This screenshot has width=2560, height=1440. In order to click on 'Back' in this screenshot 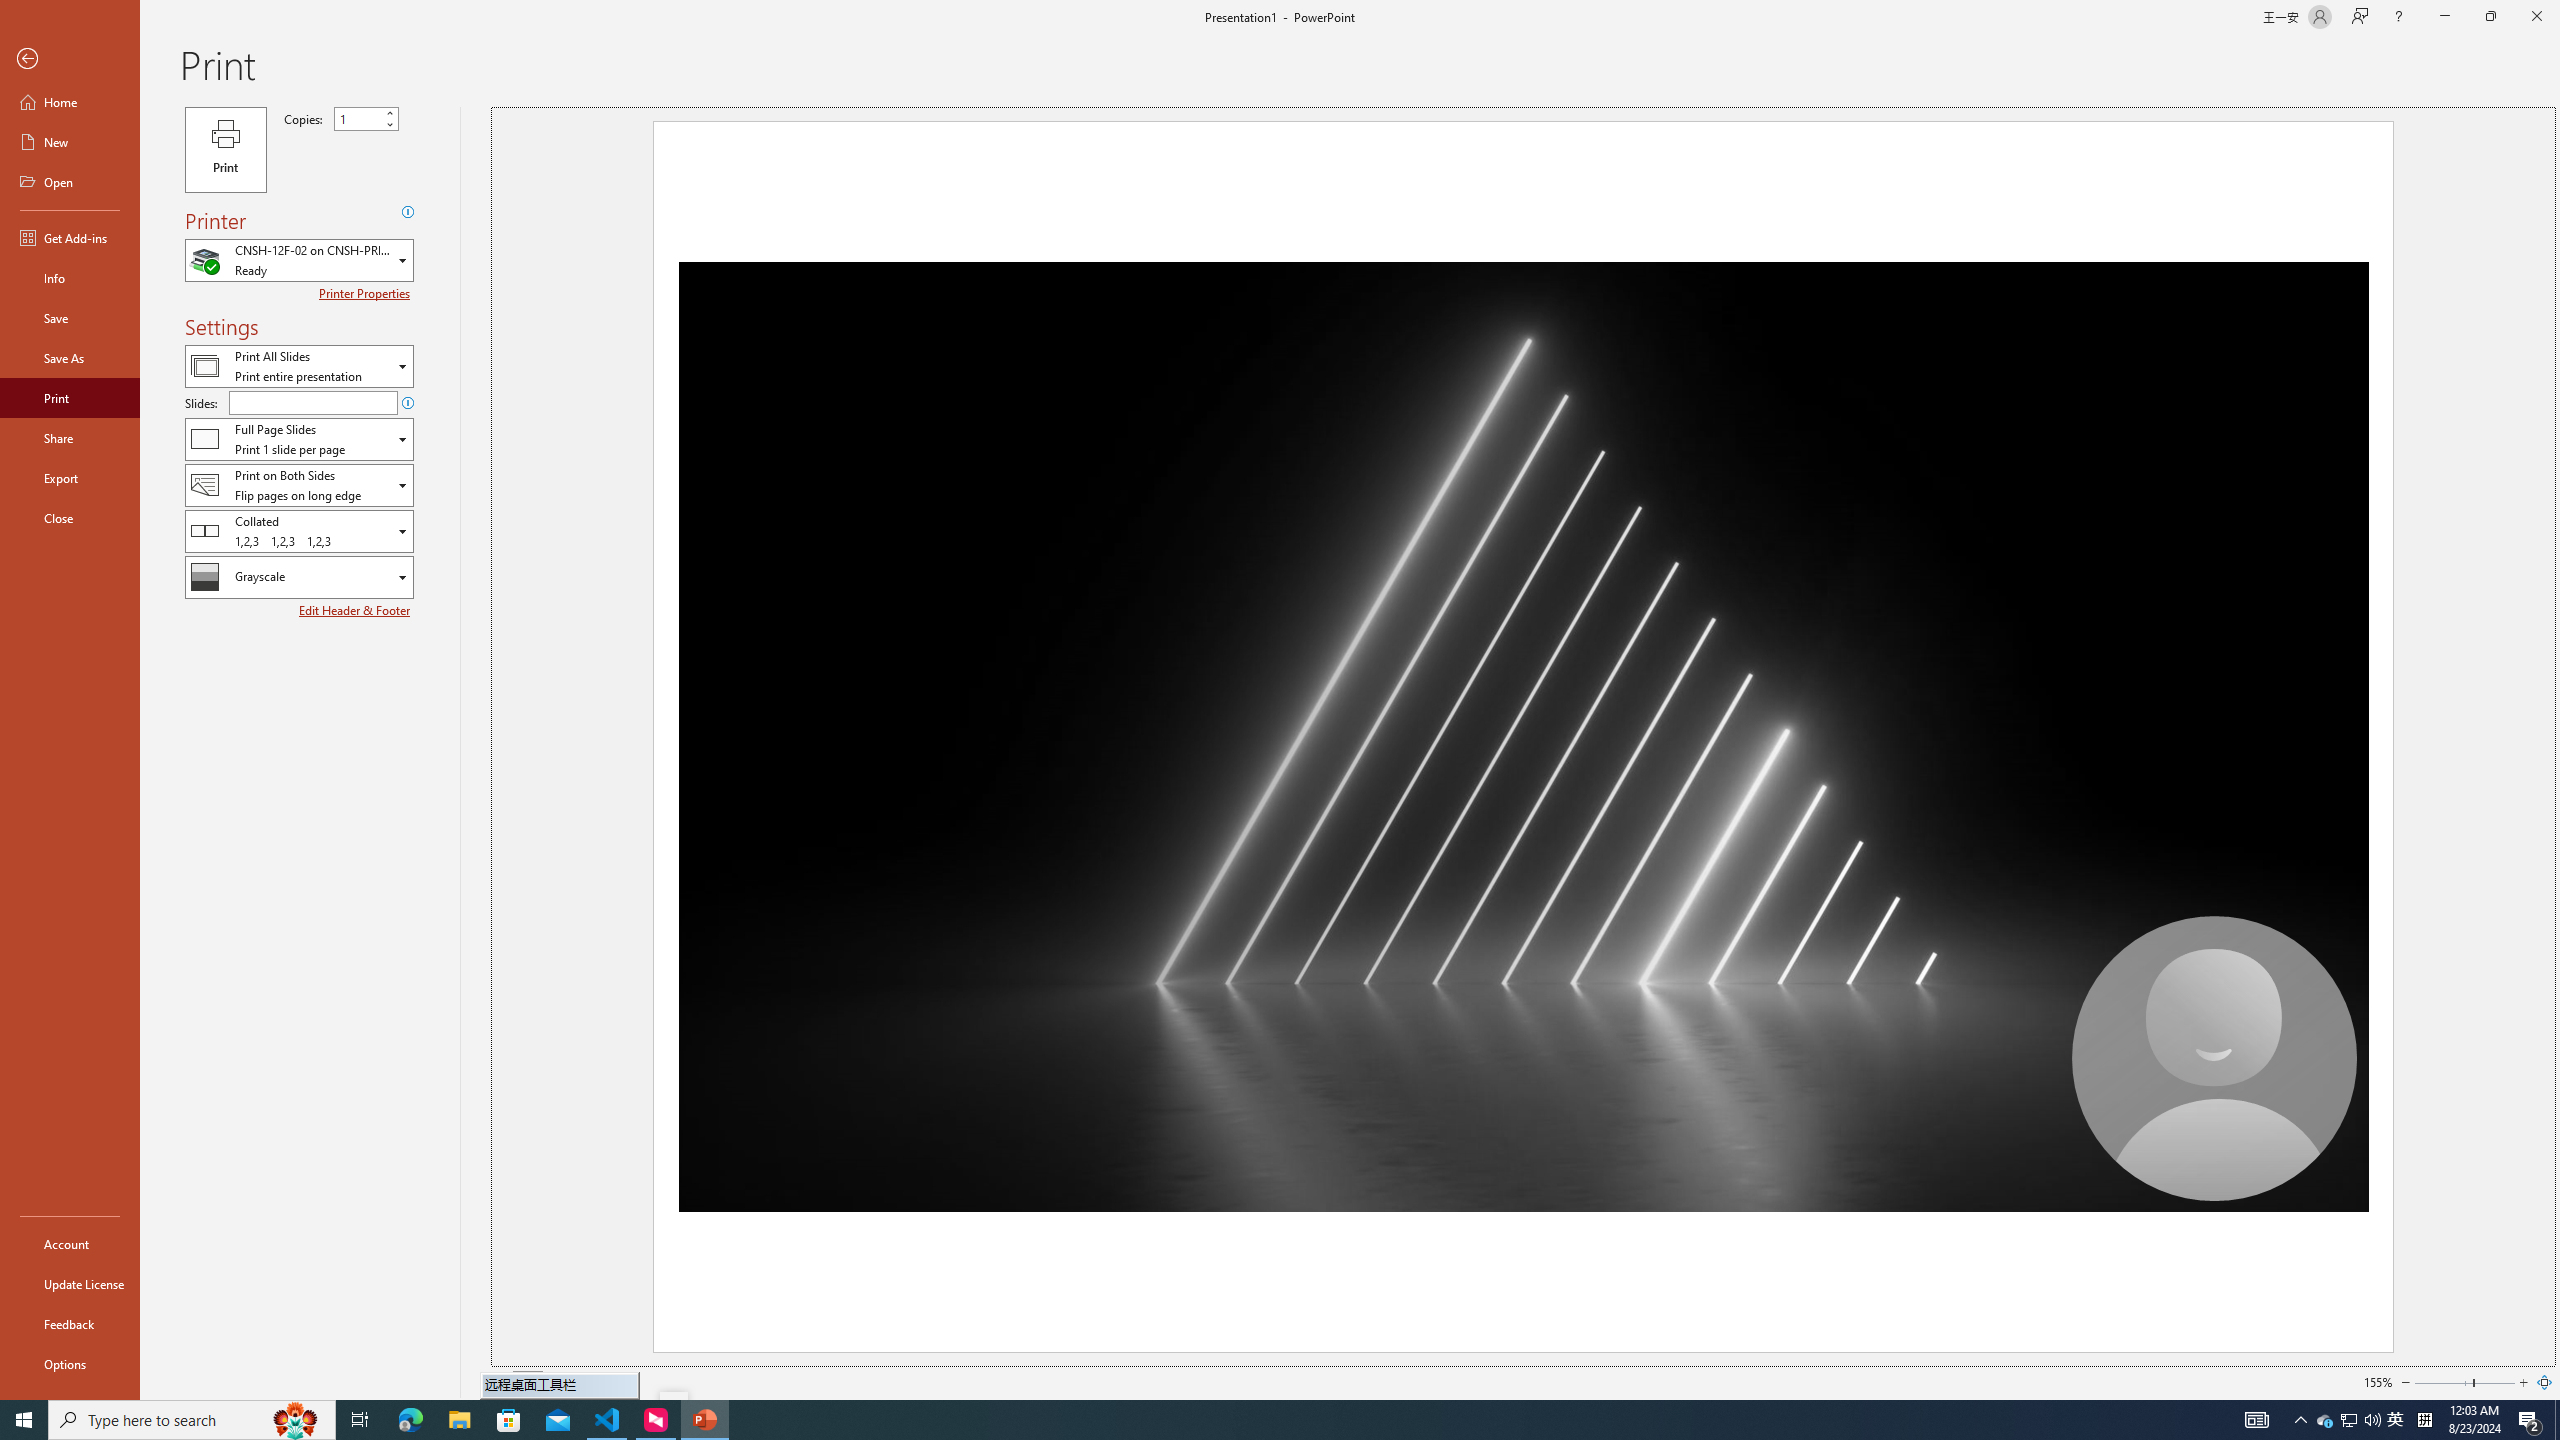, I will do `click(69, 58)`.